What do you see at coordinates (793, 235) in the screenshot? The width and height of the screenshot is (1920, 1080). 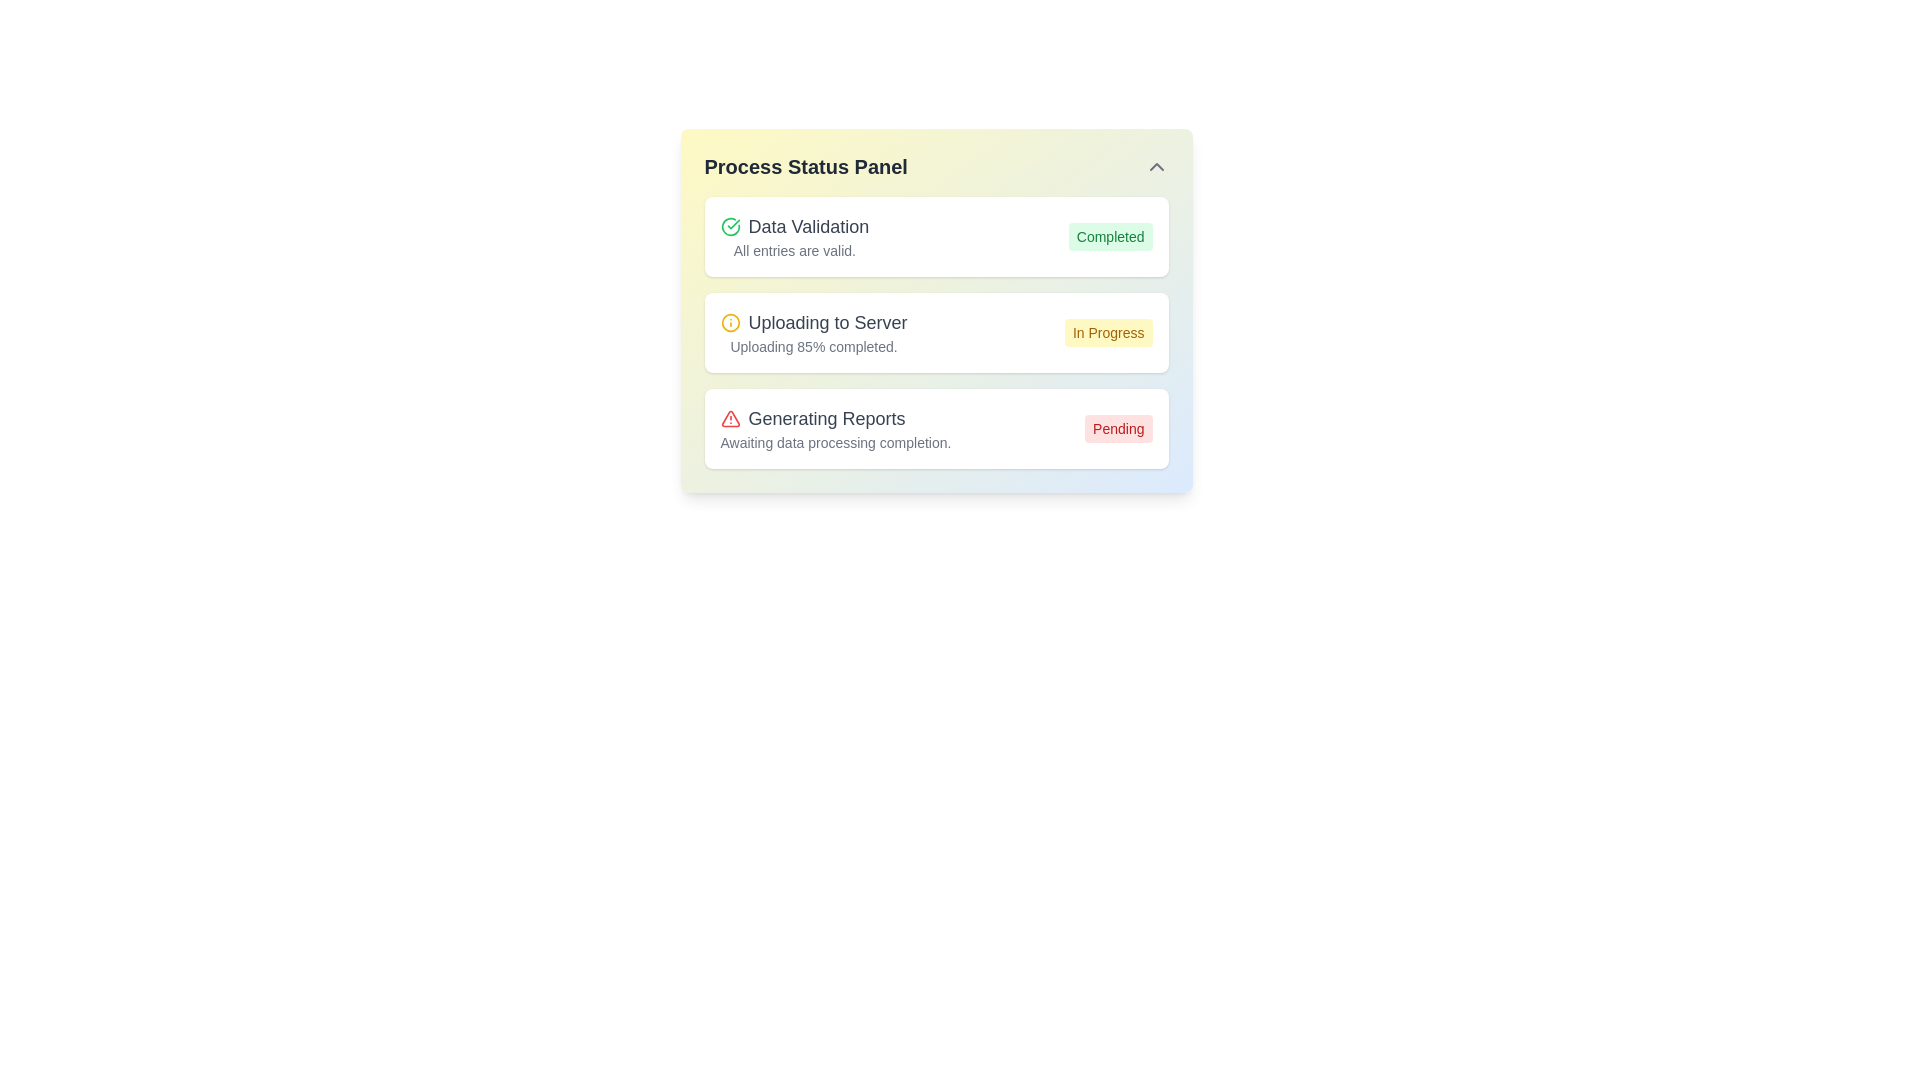 I see `the static information display indicating the current status of the 'Data Validation' process, which shows a green 'Completed' label` at bounding box center [793, 235].